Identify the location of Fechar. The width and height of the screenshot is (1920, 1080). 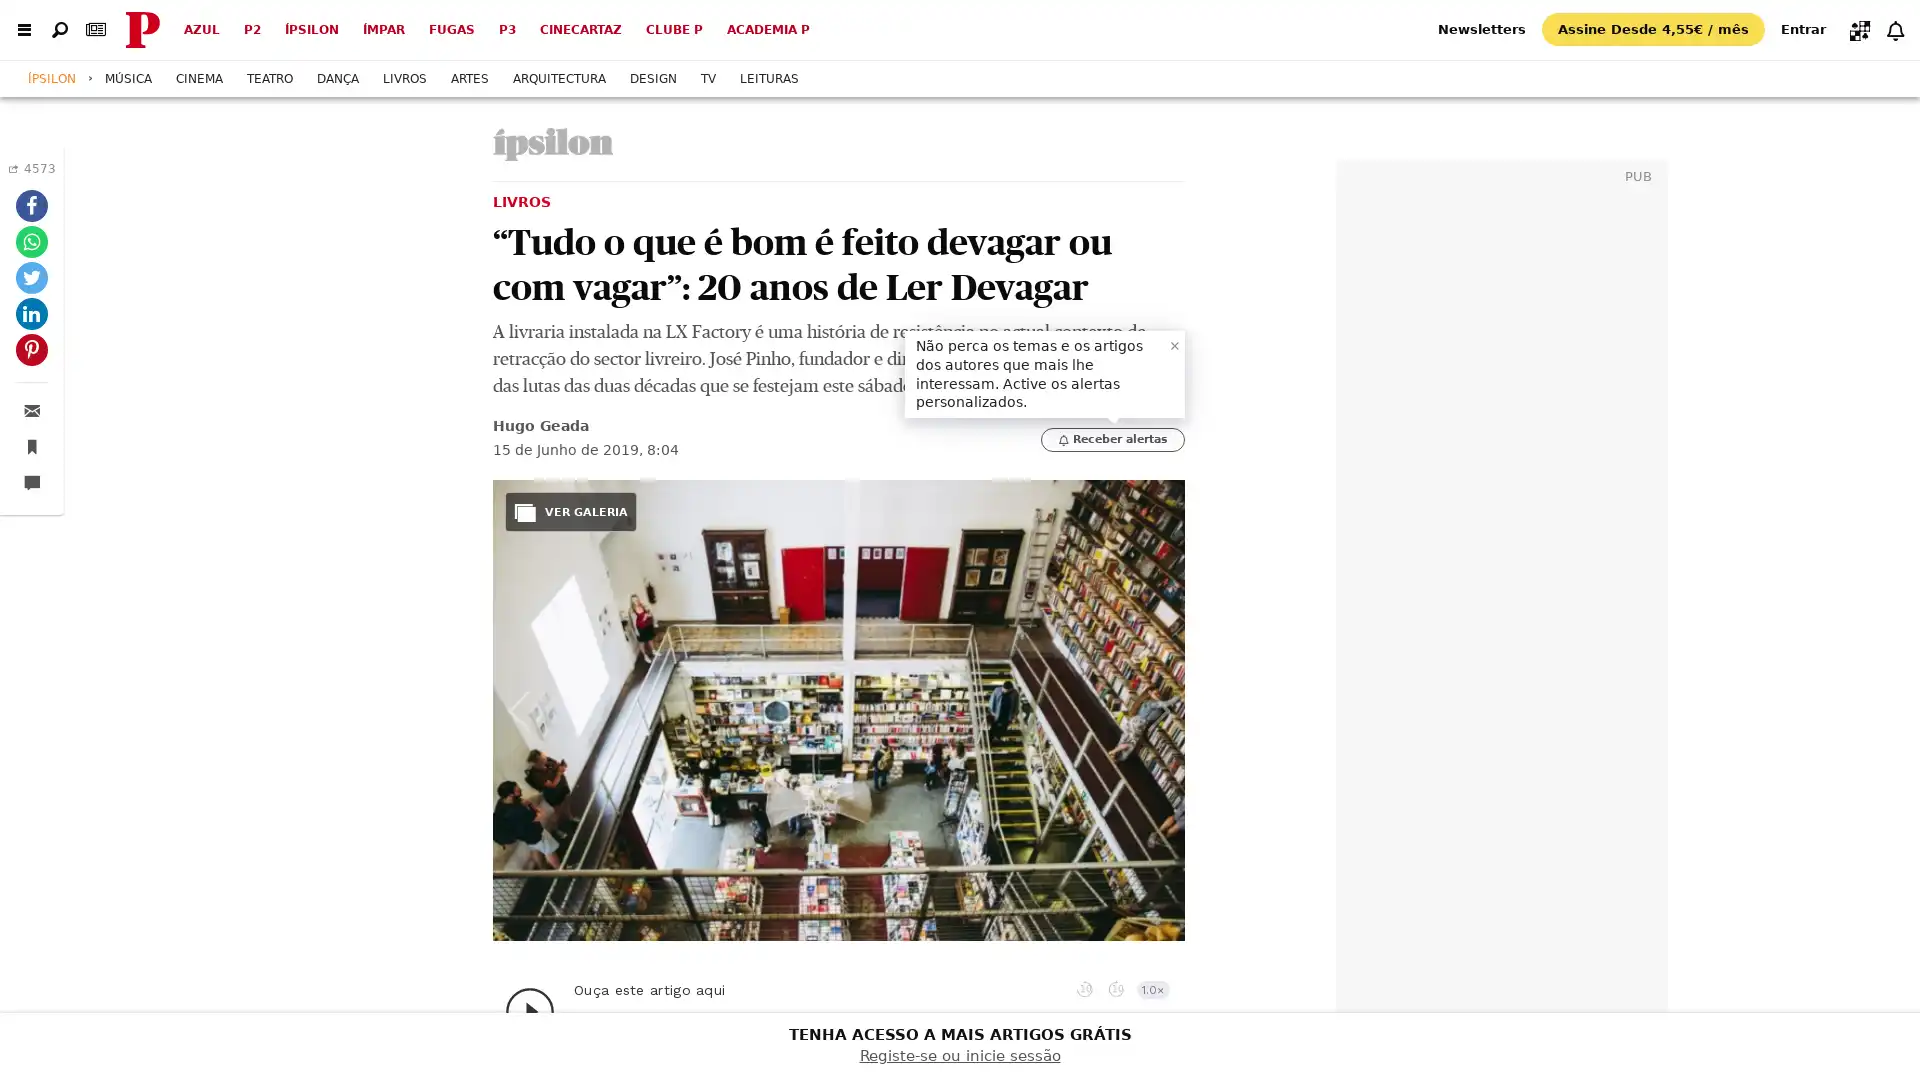
(1175, 343).